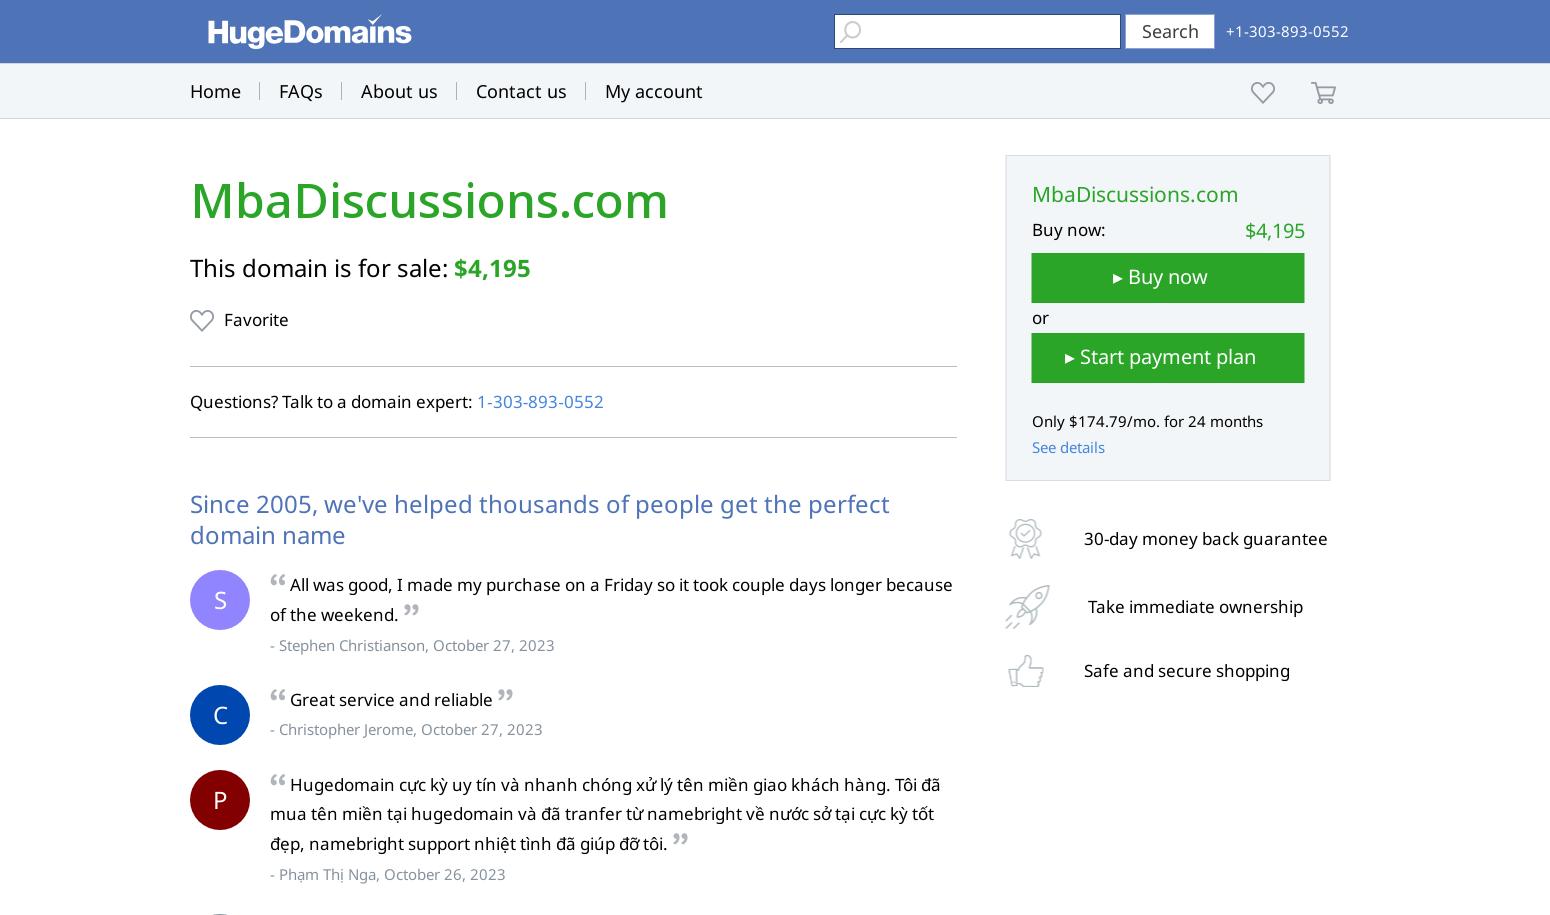 The width and height of the screenshot is (1550, 915). Describe the element at coordinates (520, 90) in the screenshot. I see `'Contact us'` at that location.